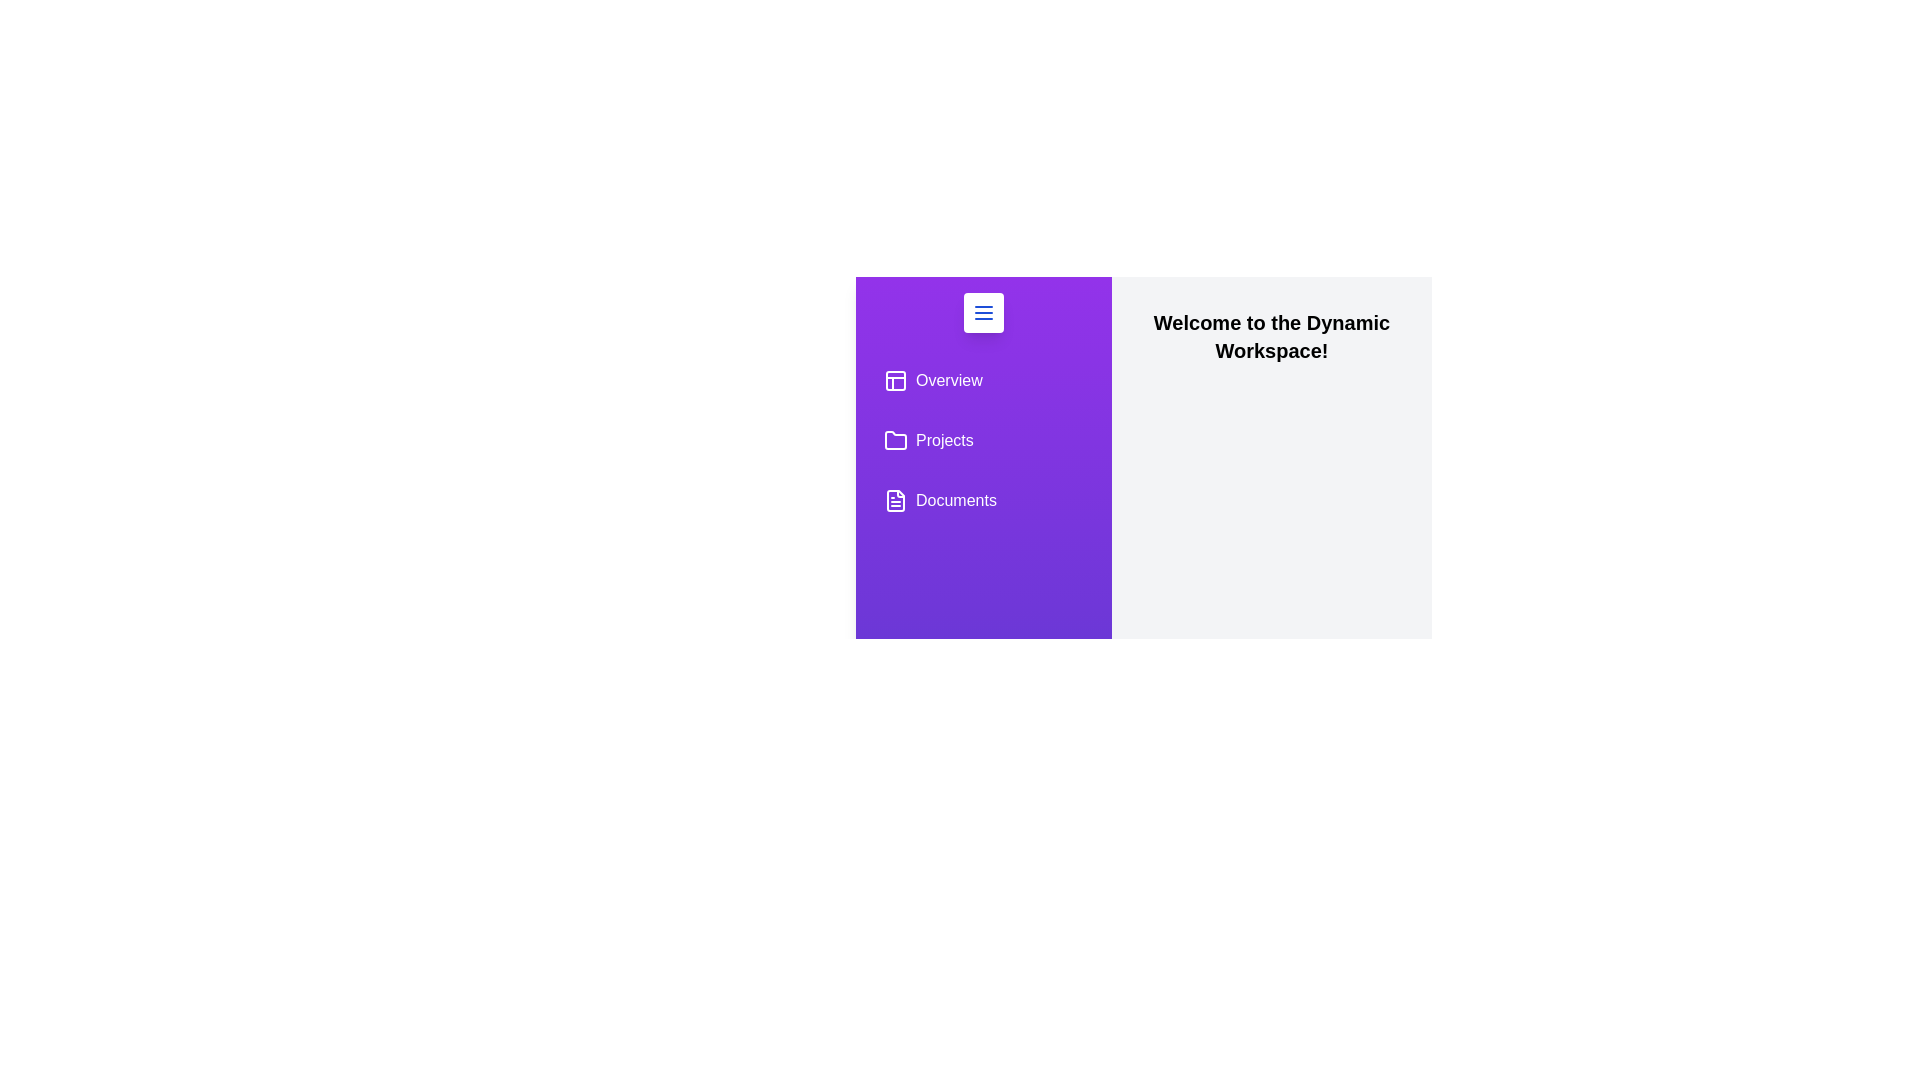  What do you see at coordinates (983, 381) in the screenshot?
I see `the 'Overview' section in the sidebar` at bounding box center [983, 381].